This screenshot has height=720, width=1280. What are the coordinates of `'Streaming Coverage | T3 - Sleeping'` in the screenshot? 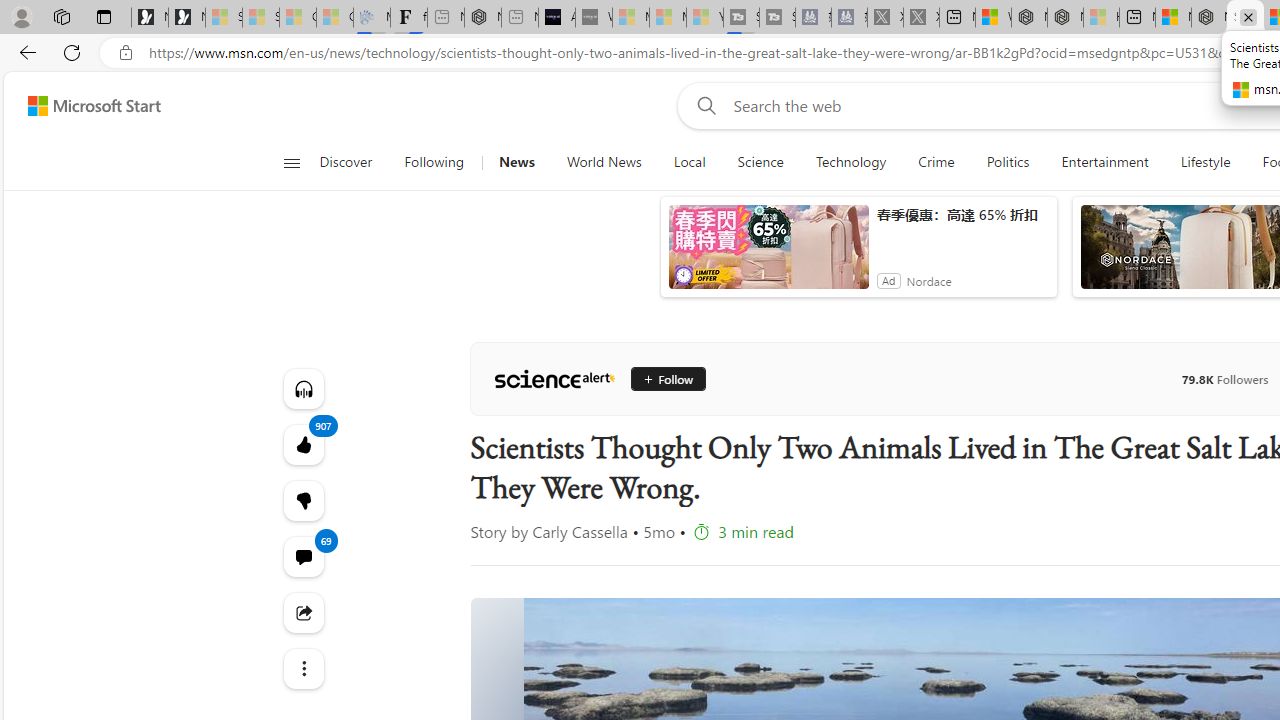 It's located at (740, 17).